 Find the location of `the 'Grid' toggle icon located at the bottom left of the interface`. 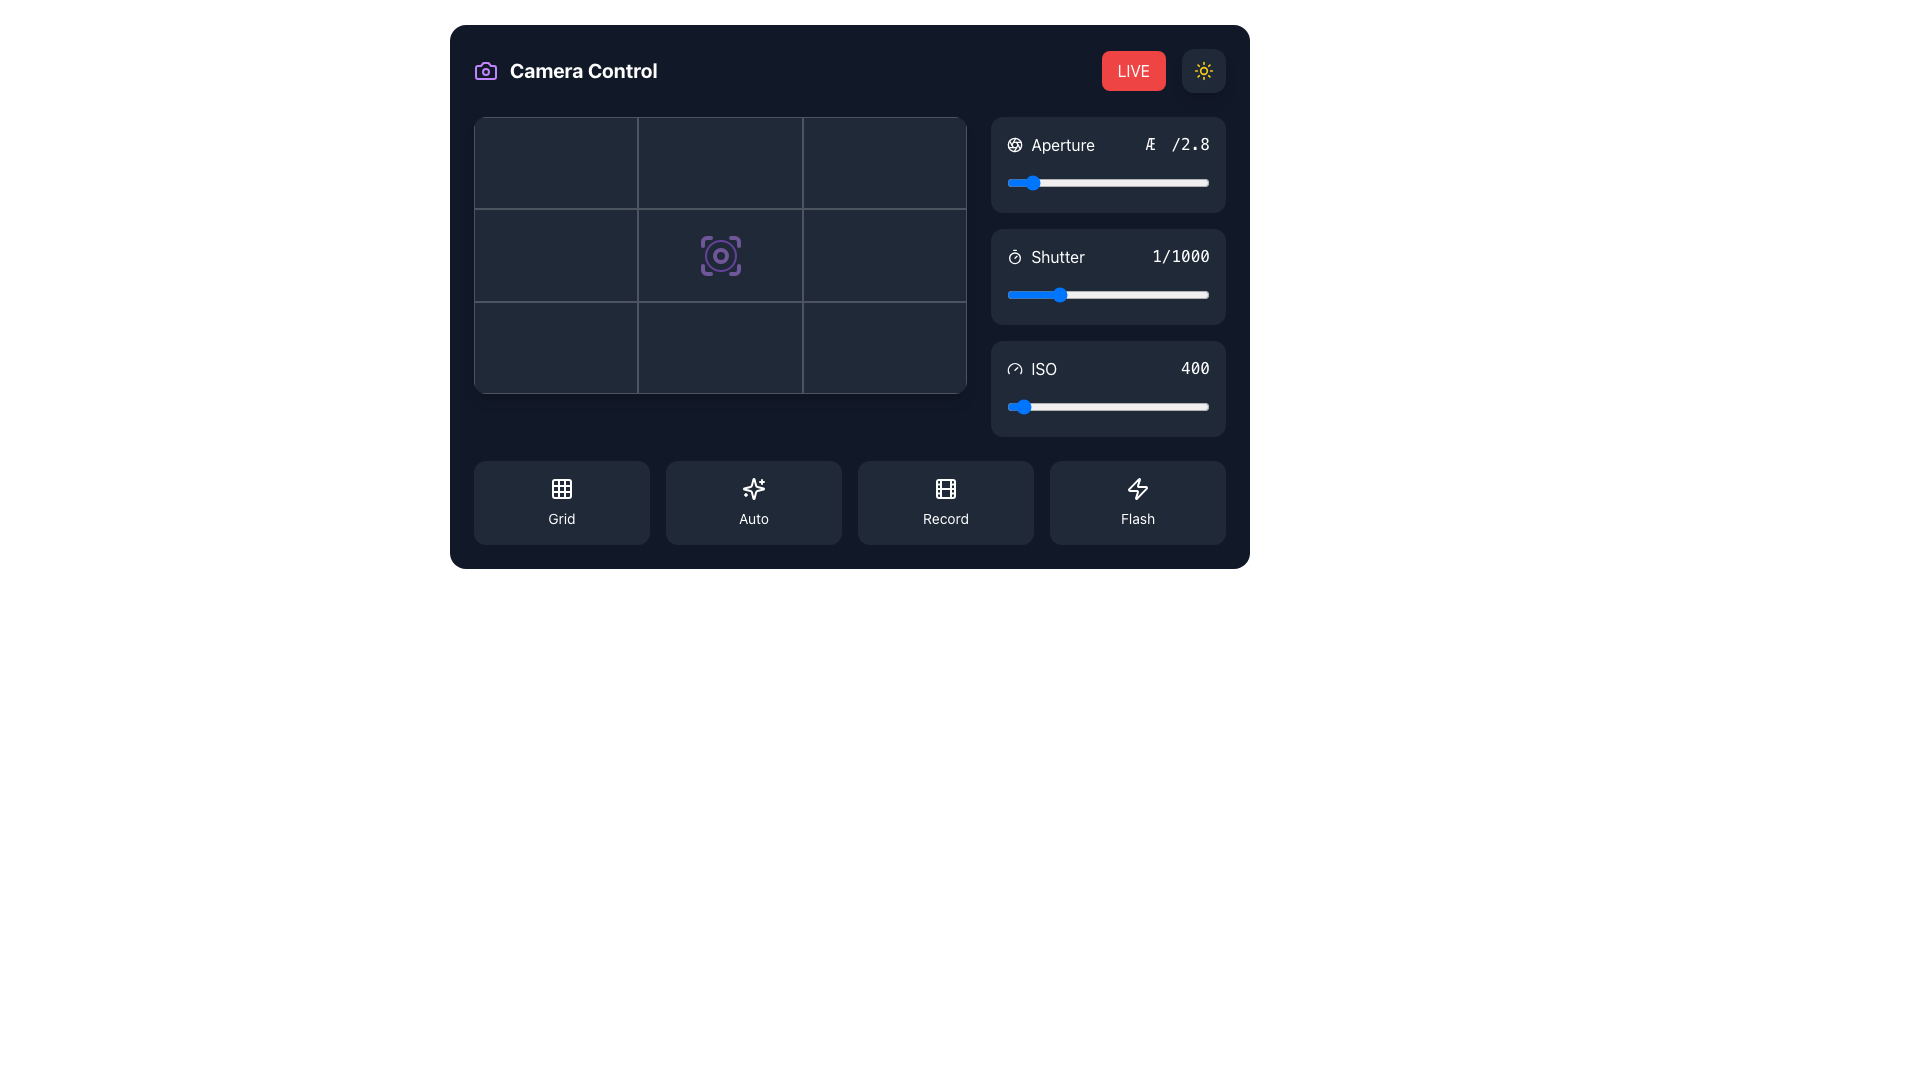

the 'Grid' toggle icon located at the bottom left of the interface is located at coordinates (560, 489).